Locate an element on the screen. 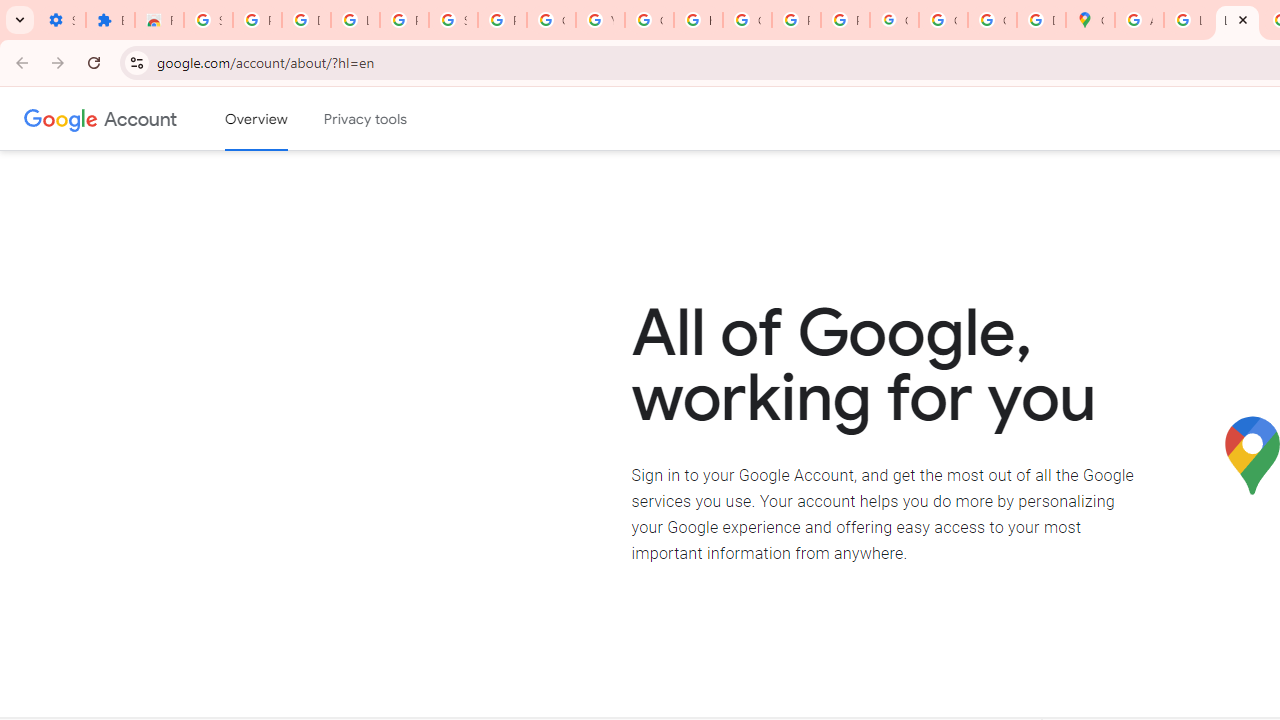 Image resolution: width=1280 pixels, height=720 pixels. 'Google Account' is located at coordinates (139, 118).